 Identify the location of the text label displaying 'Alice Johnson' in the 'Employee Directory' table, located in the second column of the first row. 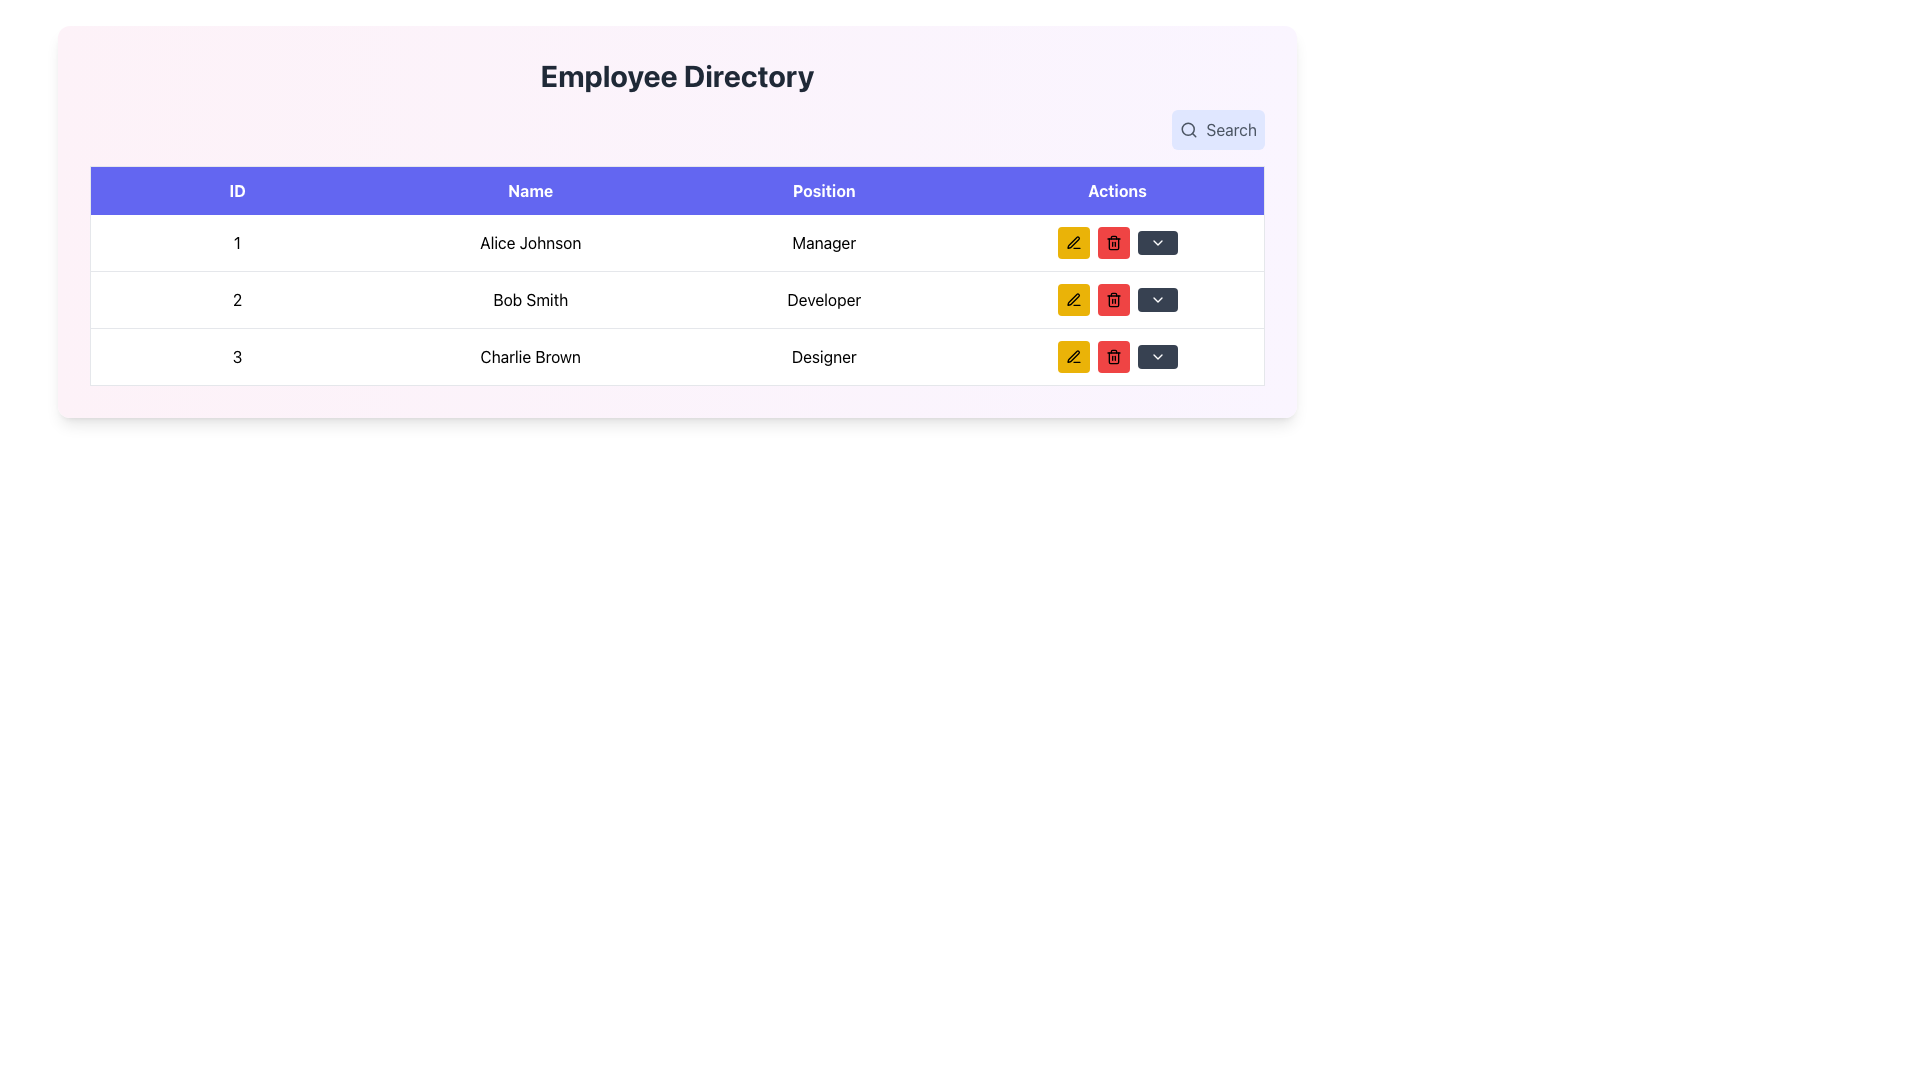
(530, 242).